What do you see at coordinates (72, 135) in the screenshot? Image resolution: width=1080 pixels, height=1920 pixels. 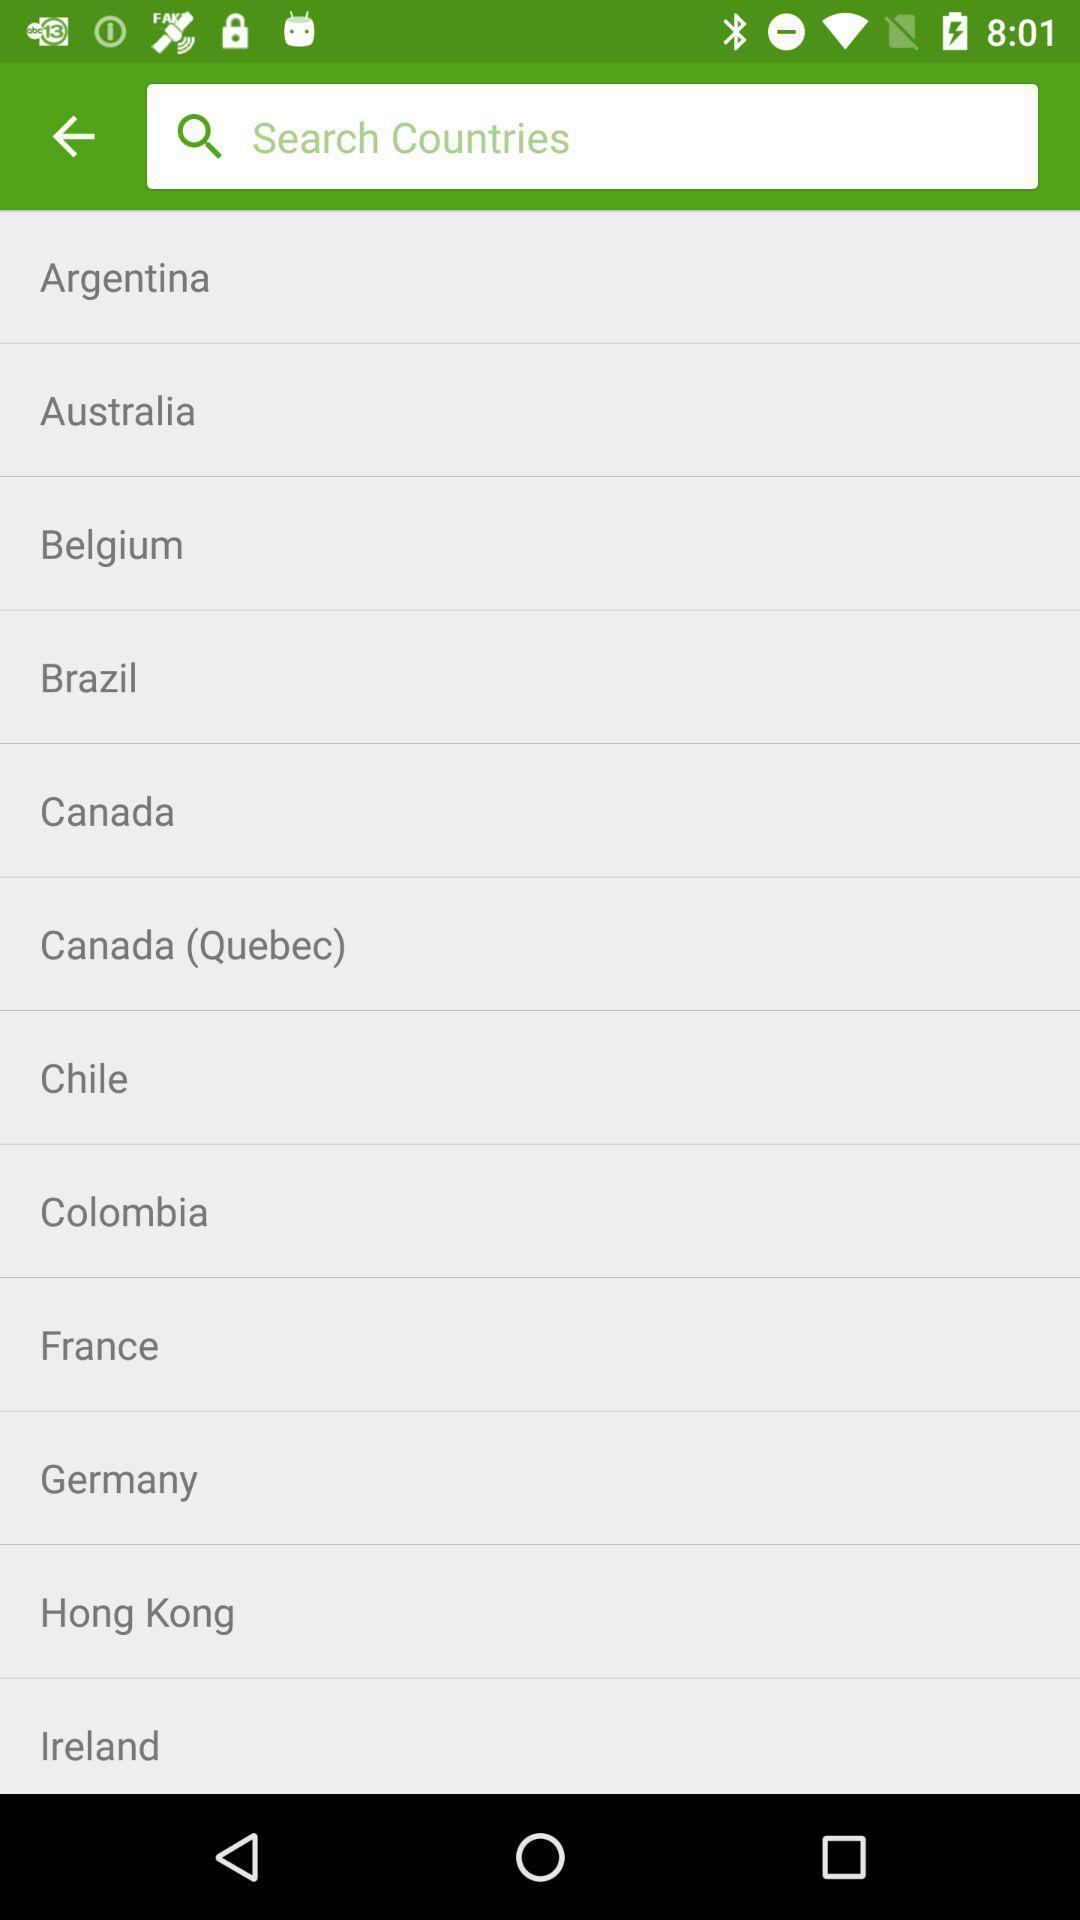 I see `item above the argentina item` at bounding box center [72, 135].